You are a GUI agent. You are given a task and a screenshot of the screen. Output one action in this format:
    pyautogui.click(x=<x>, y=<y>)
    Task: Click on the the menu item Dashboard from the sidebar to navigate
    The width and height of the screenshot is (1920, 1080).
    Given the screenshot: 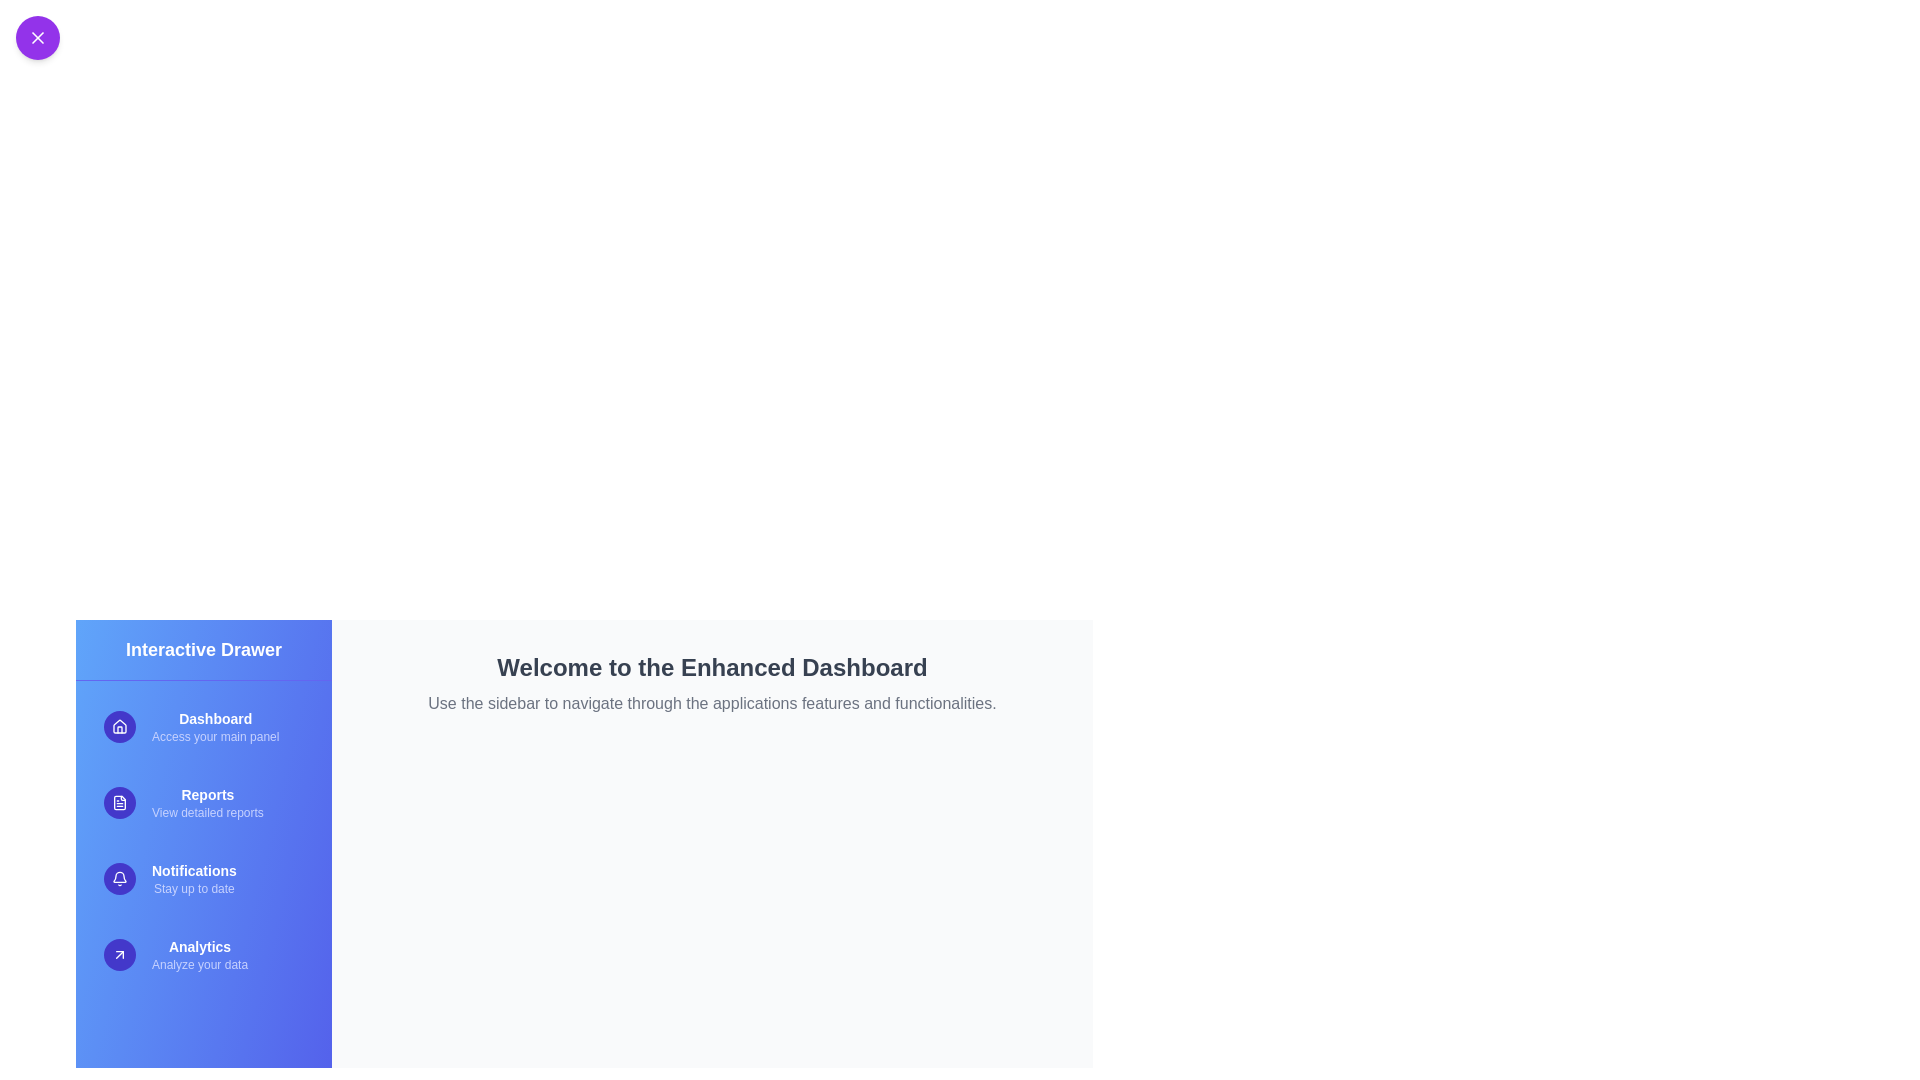 What is the action you would take?
    pyautogui.click(x=203, y=726)
    